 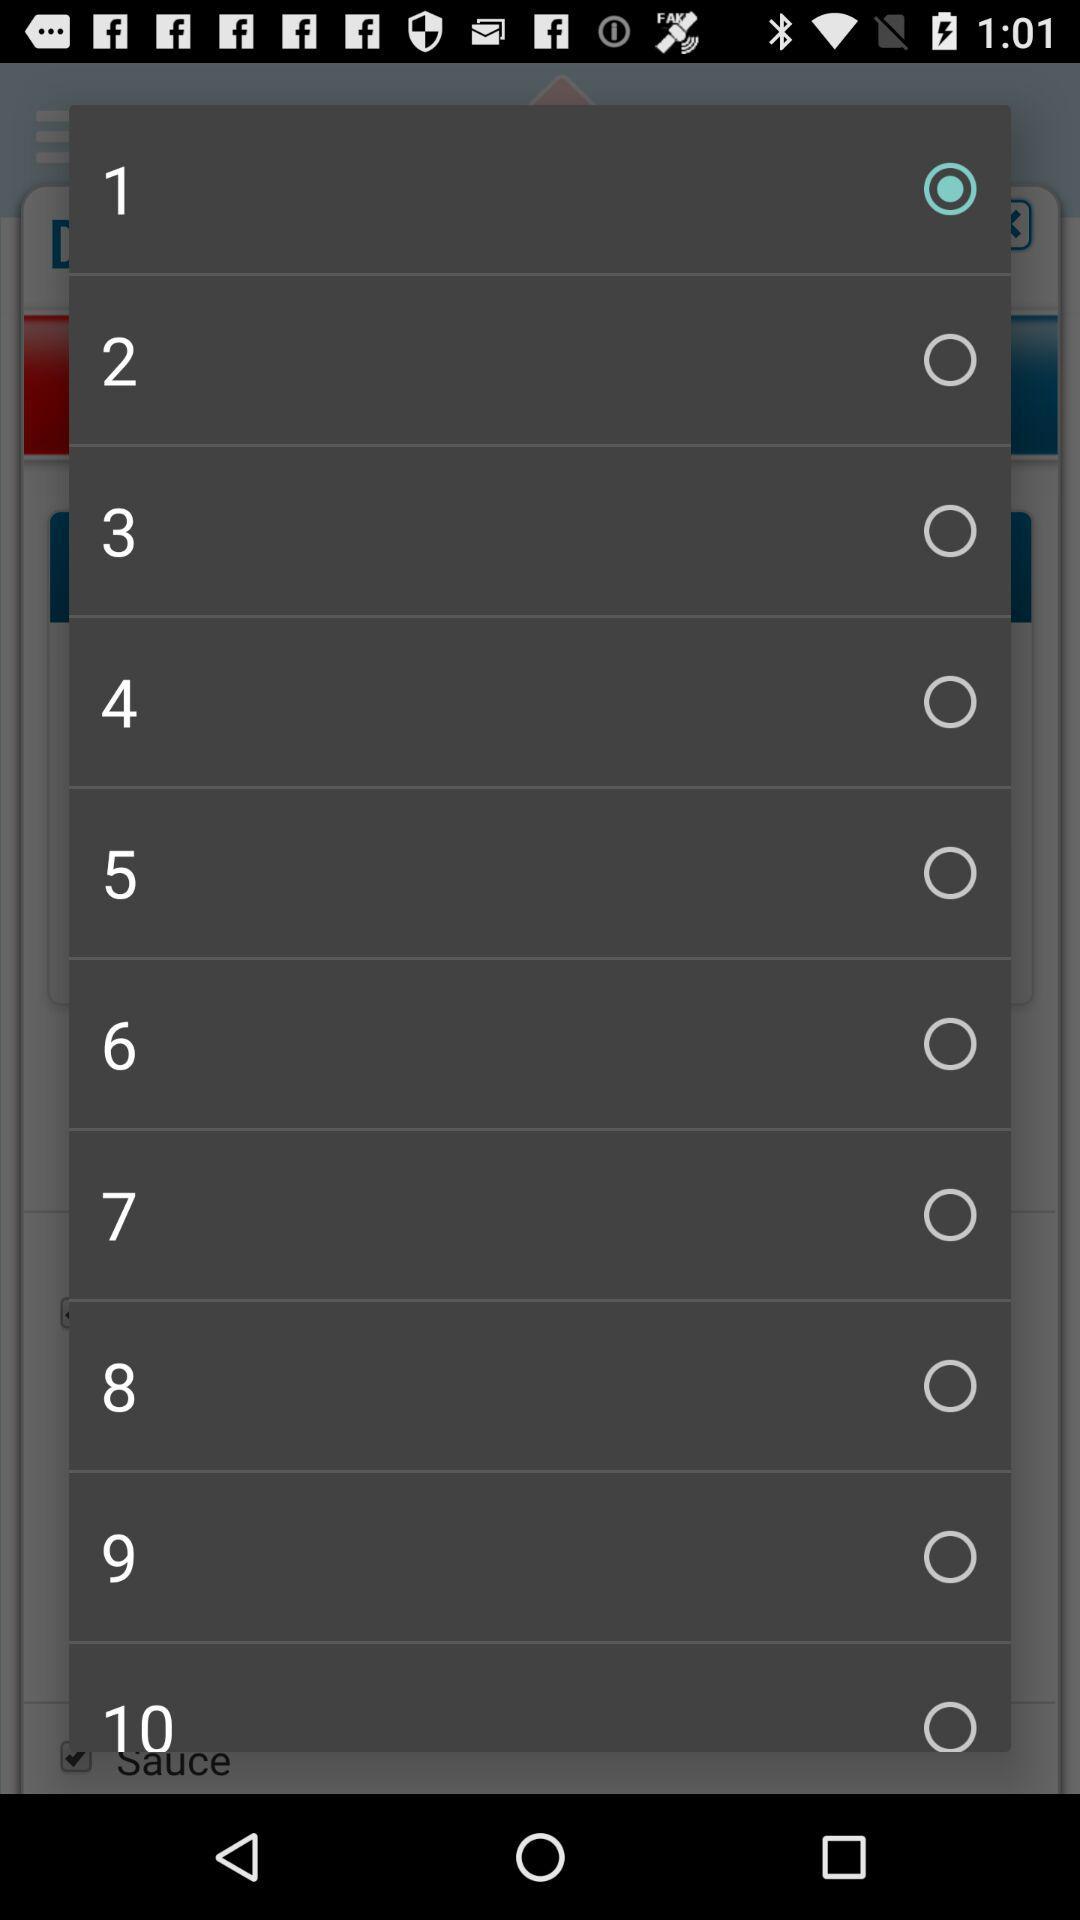 I want to click on icon above the 2 checkbox, so click(x=540, y=188).